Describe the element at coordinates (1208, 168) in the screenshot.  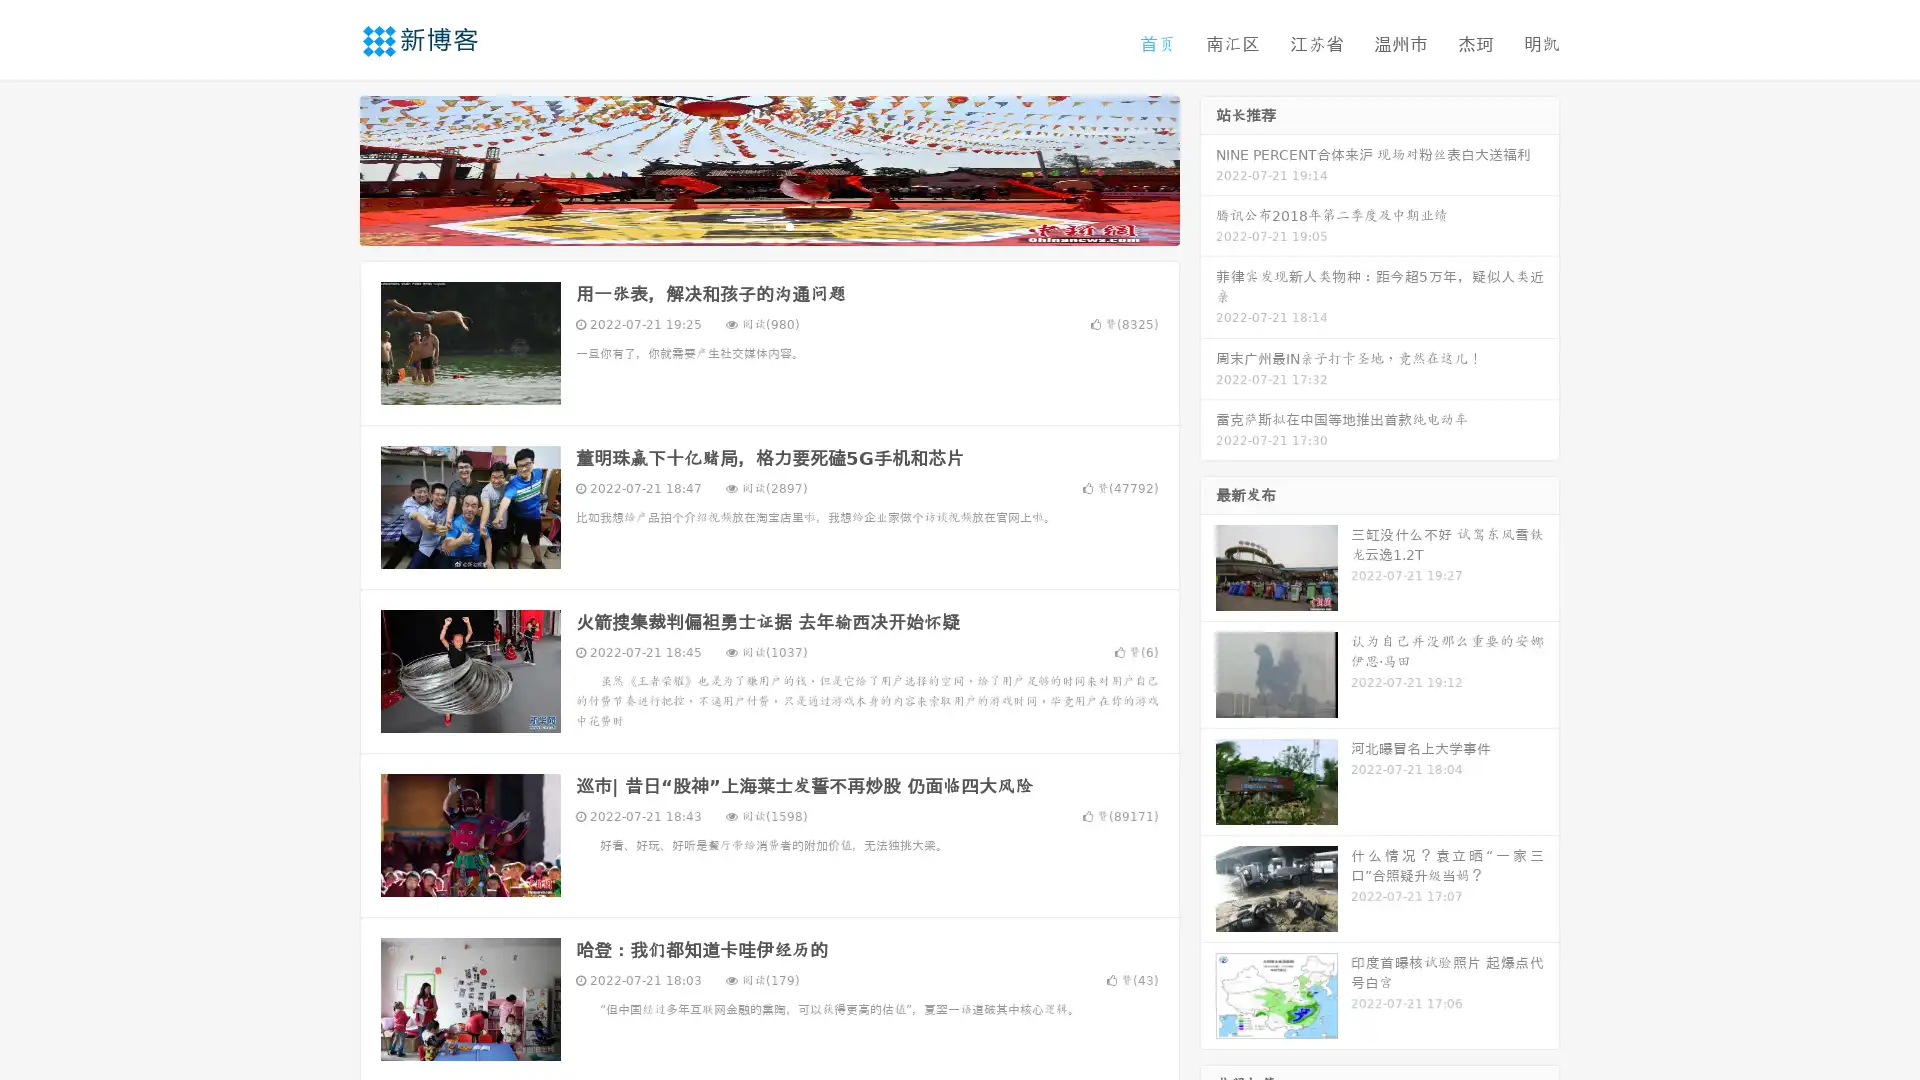
I see `Next slide` at that location.